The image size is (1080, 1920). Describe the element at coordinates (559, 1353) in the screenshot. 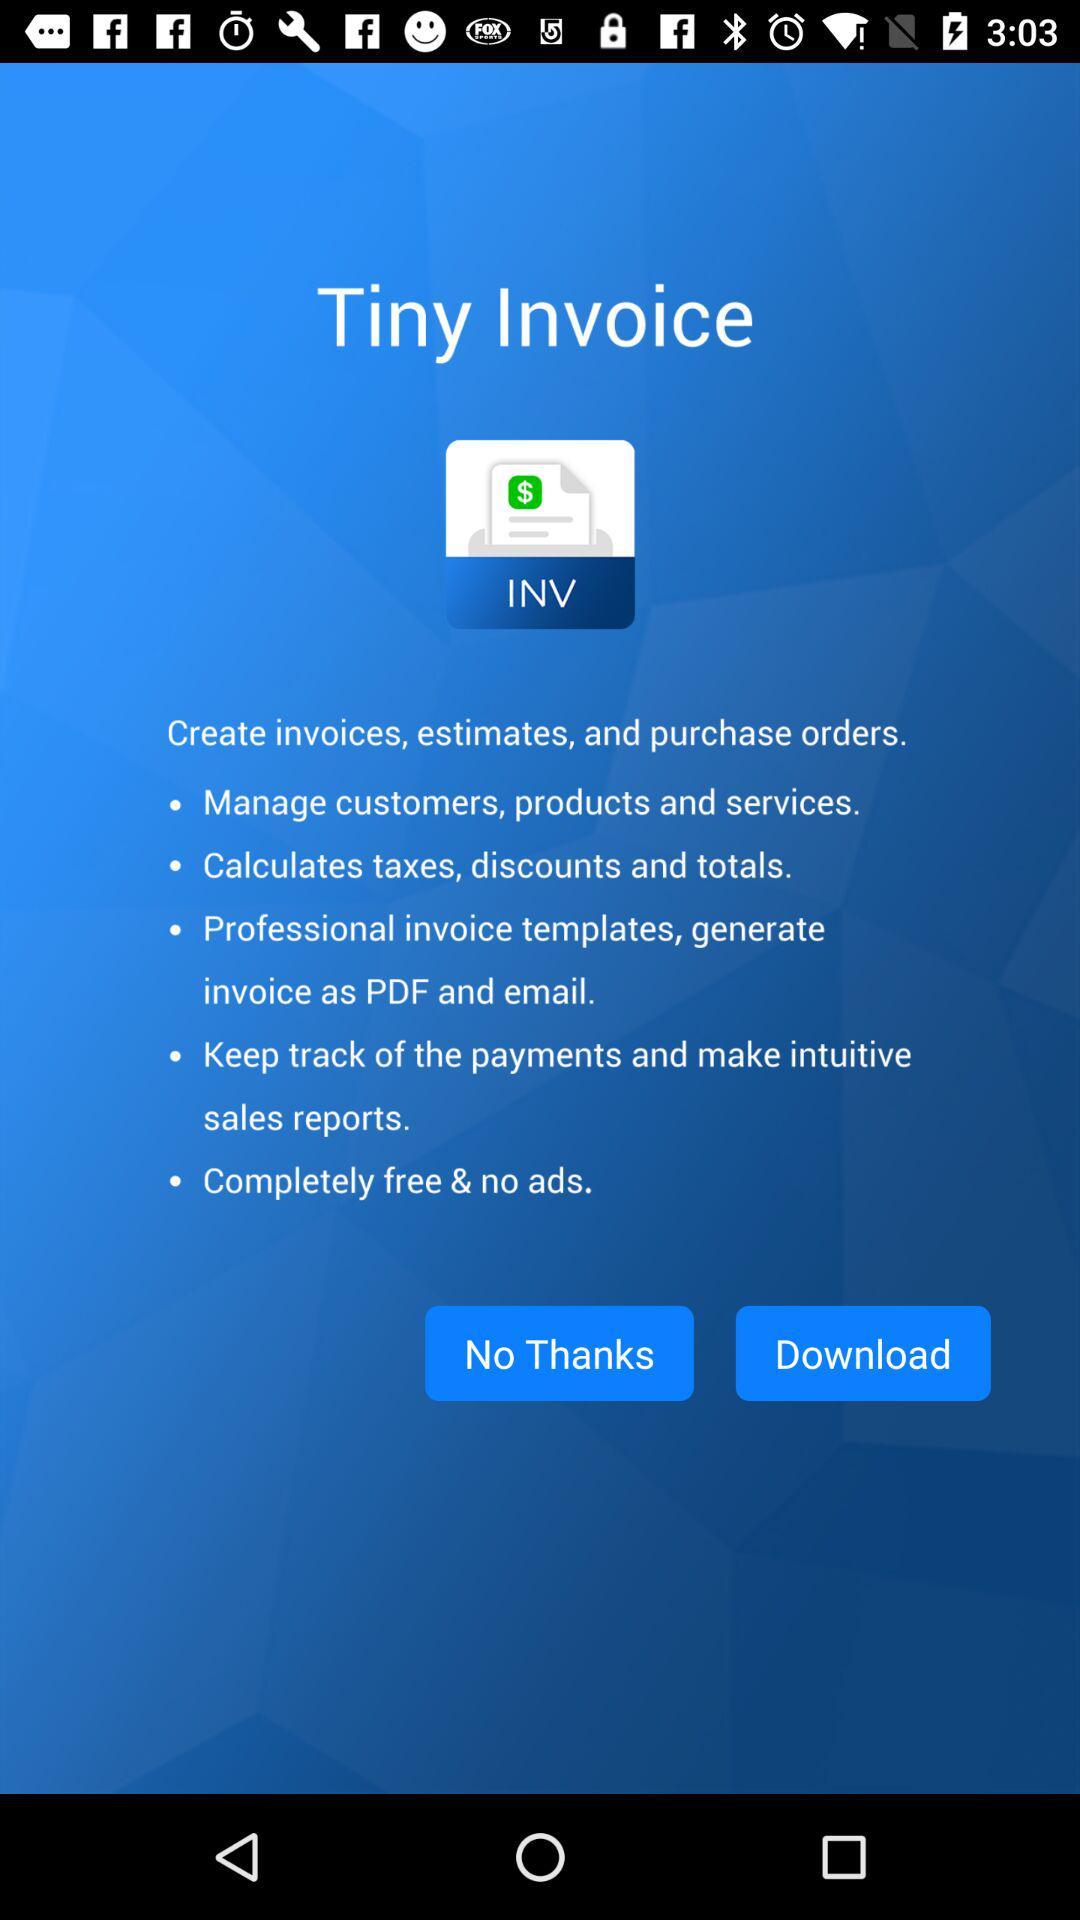

I see `no thanks icon` at that location.